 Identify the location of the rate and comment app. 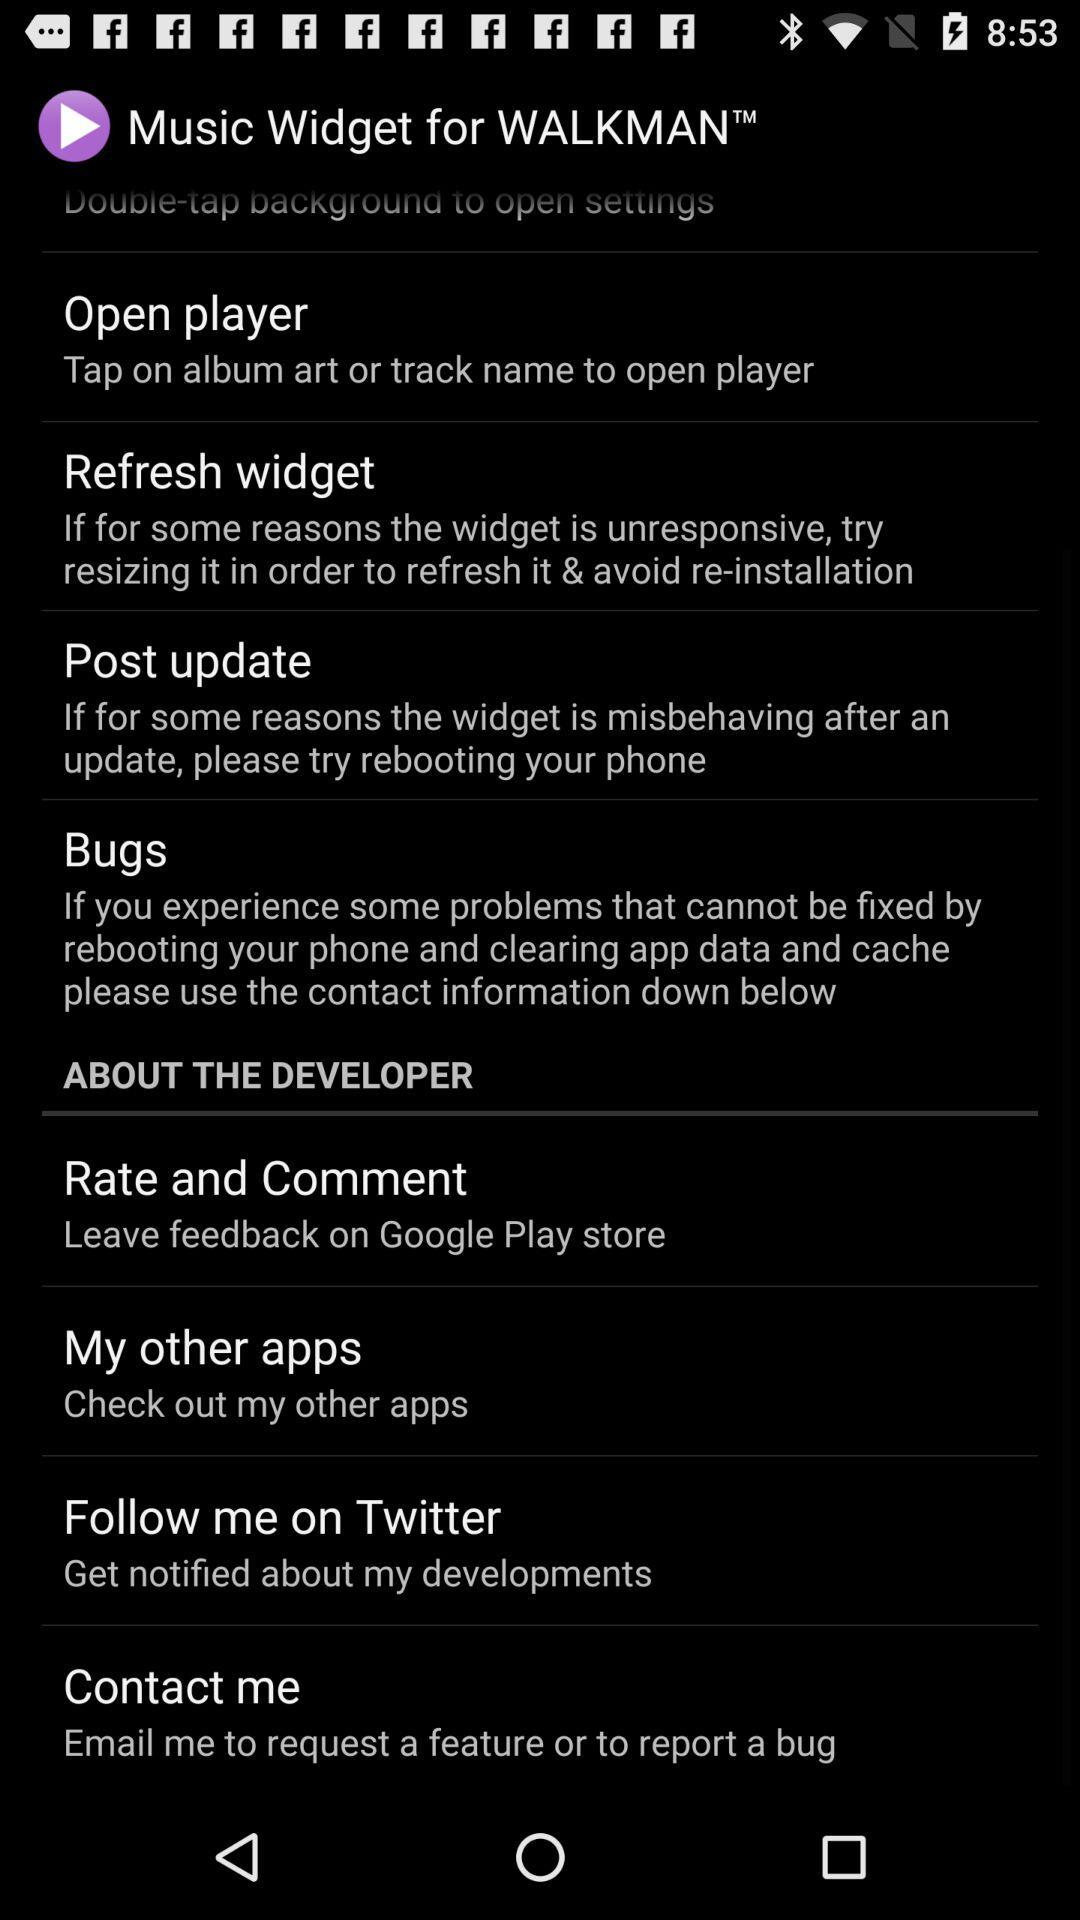
(264, 1176).